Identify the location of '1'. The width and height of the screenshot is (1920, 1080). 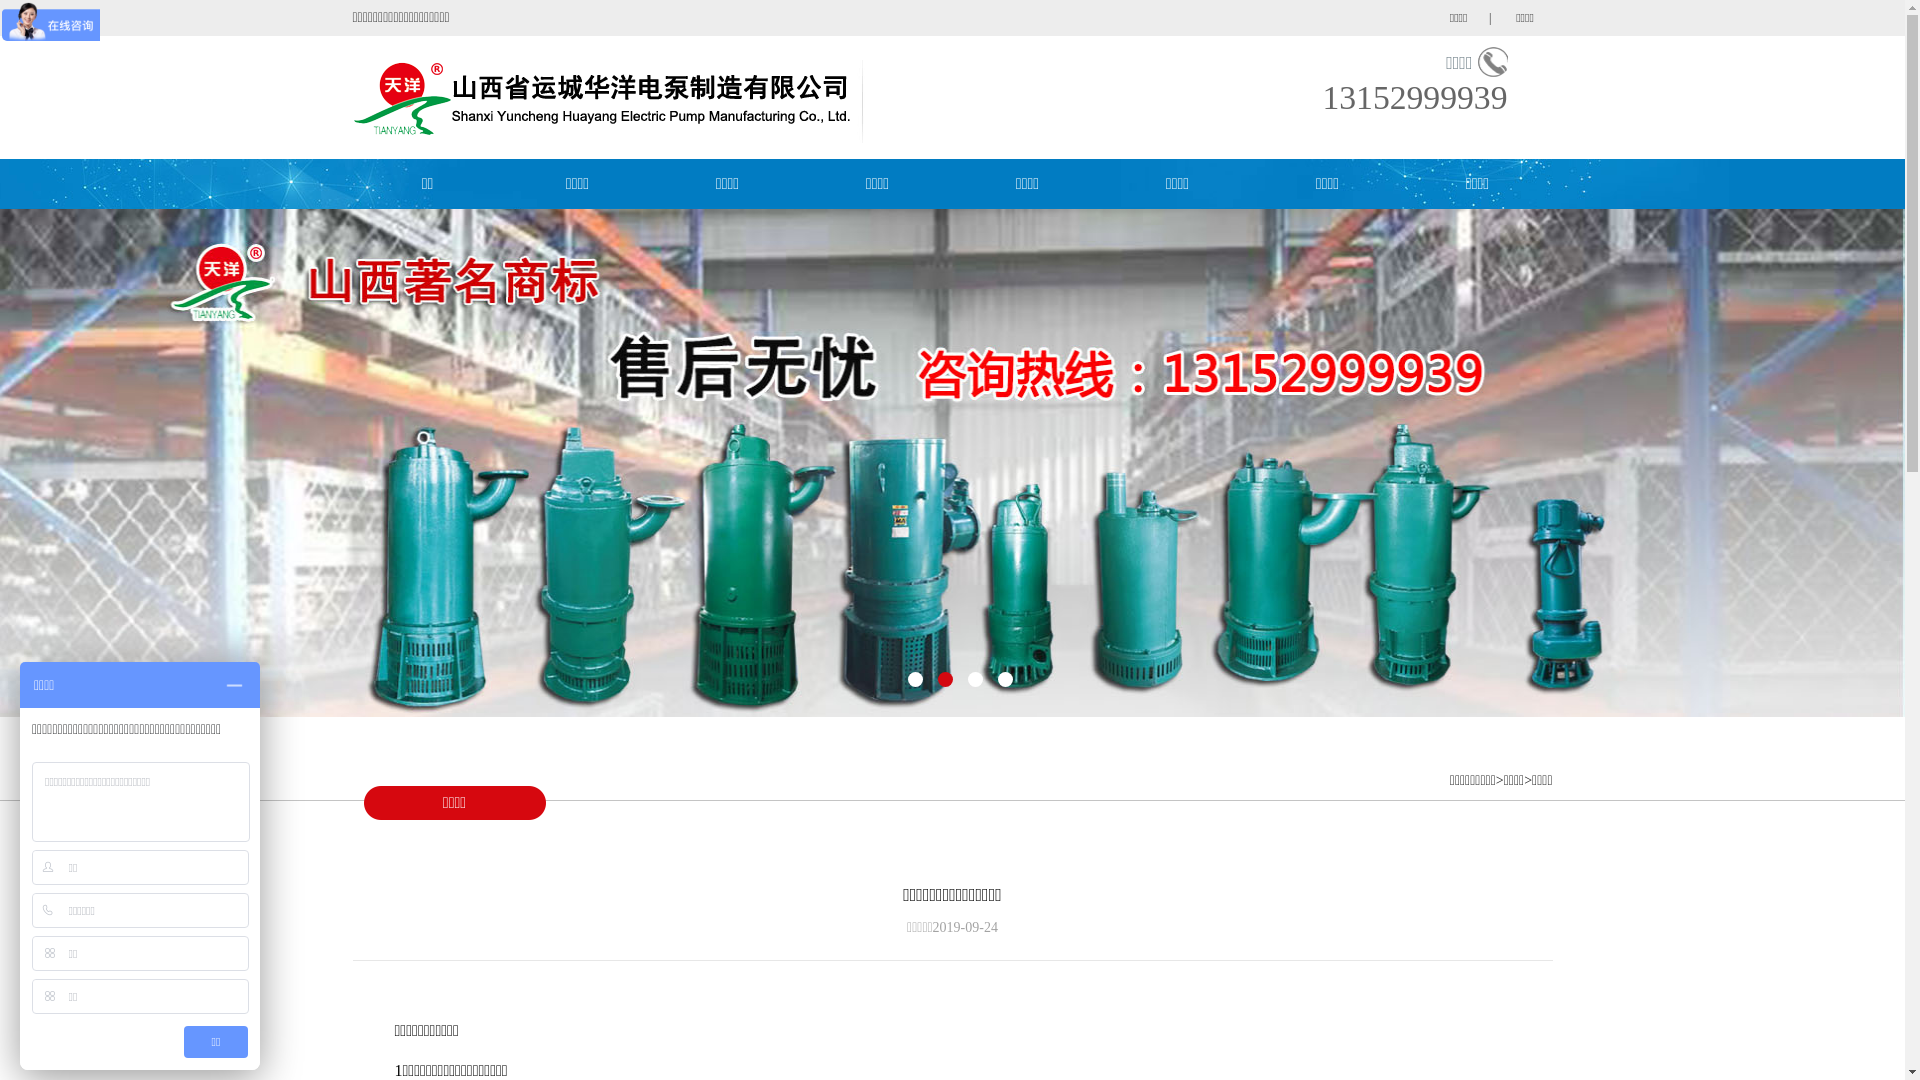
(906, 678).